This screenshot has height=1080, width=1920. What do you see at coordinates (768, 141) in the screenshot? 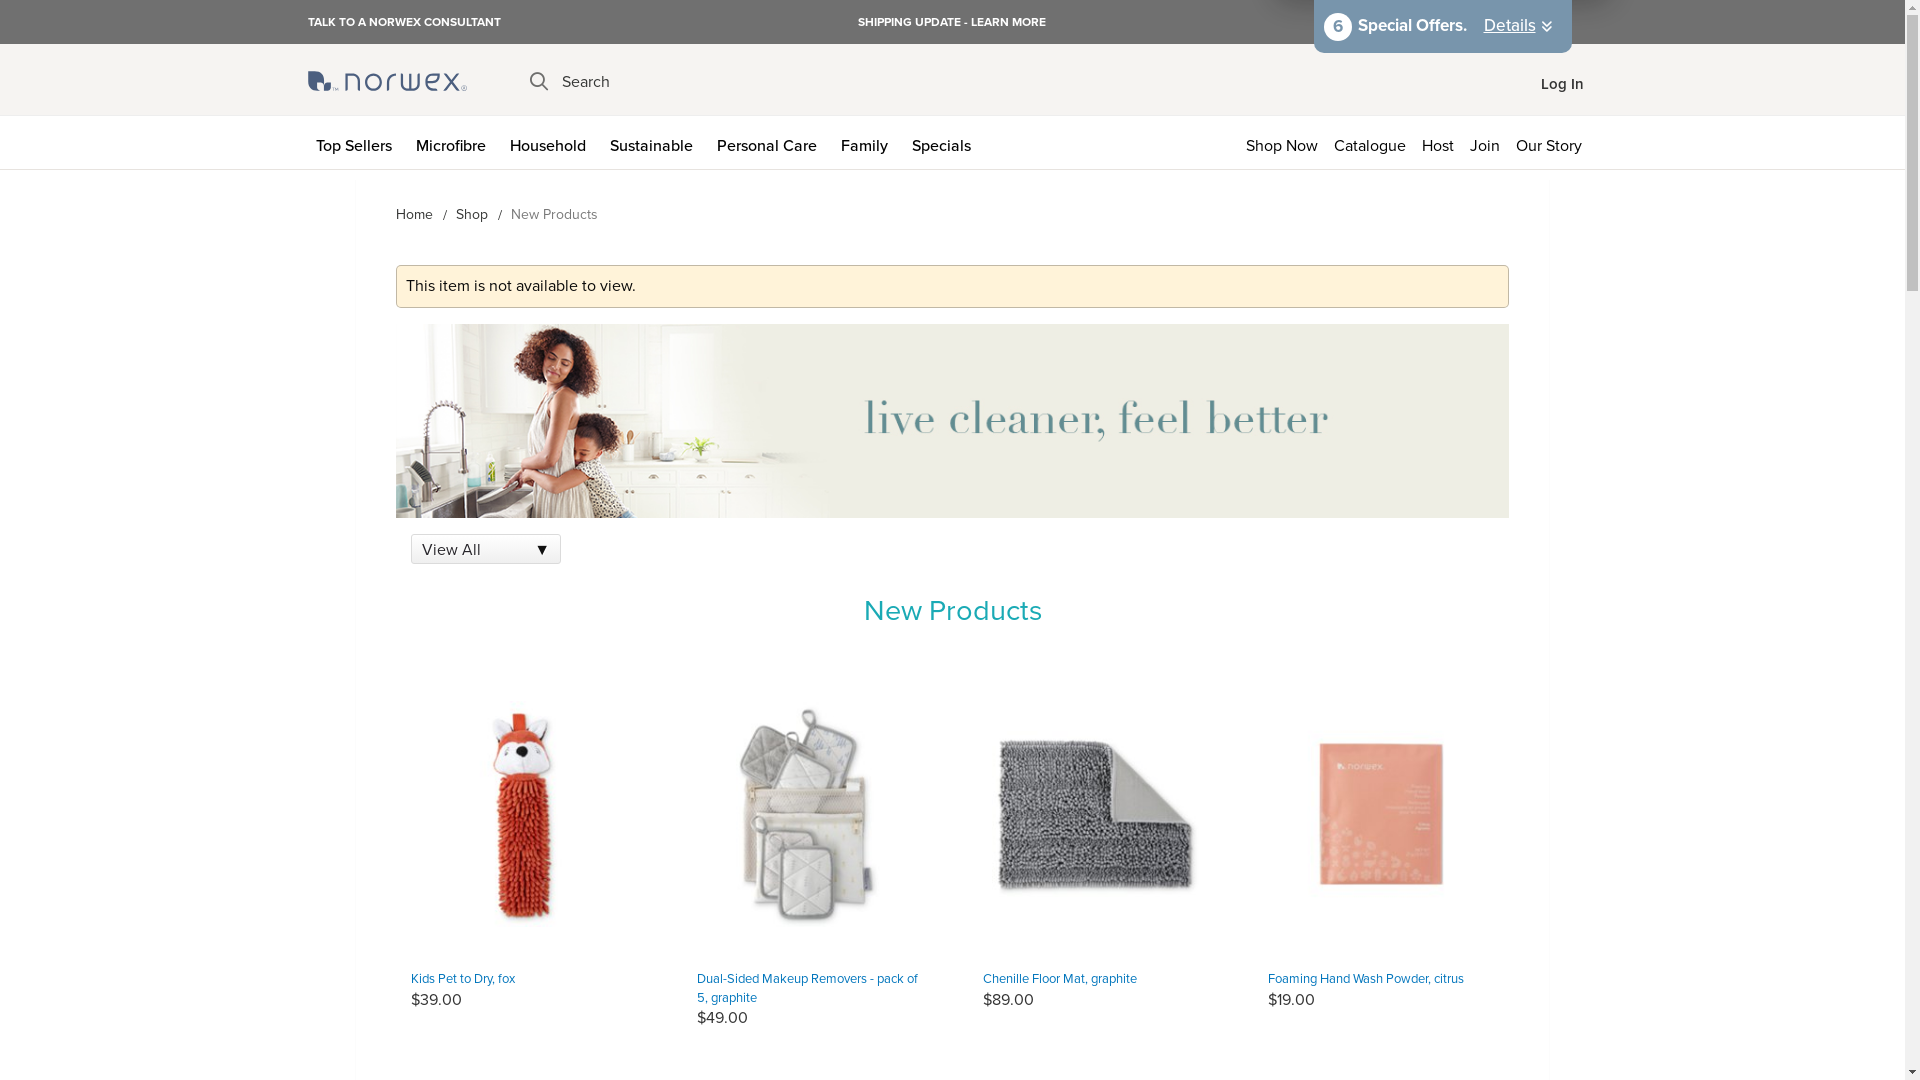
I see `'Personal Care'` at bounding box center [768, 141].